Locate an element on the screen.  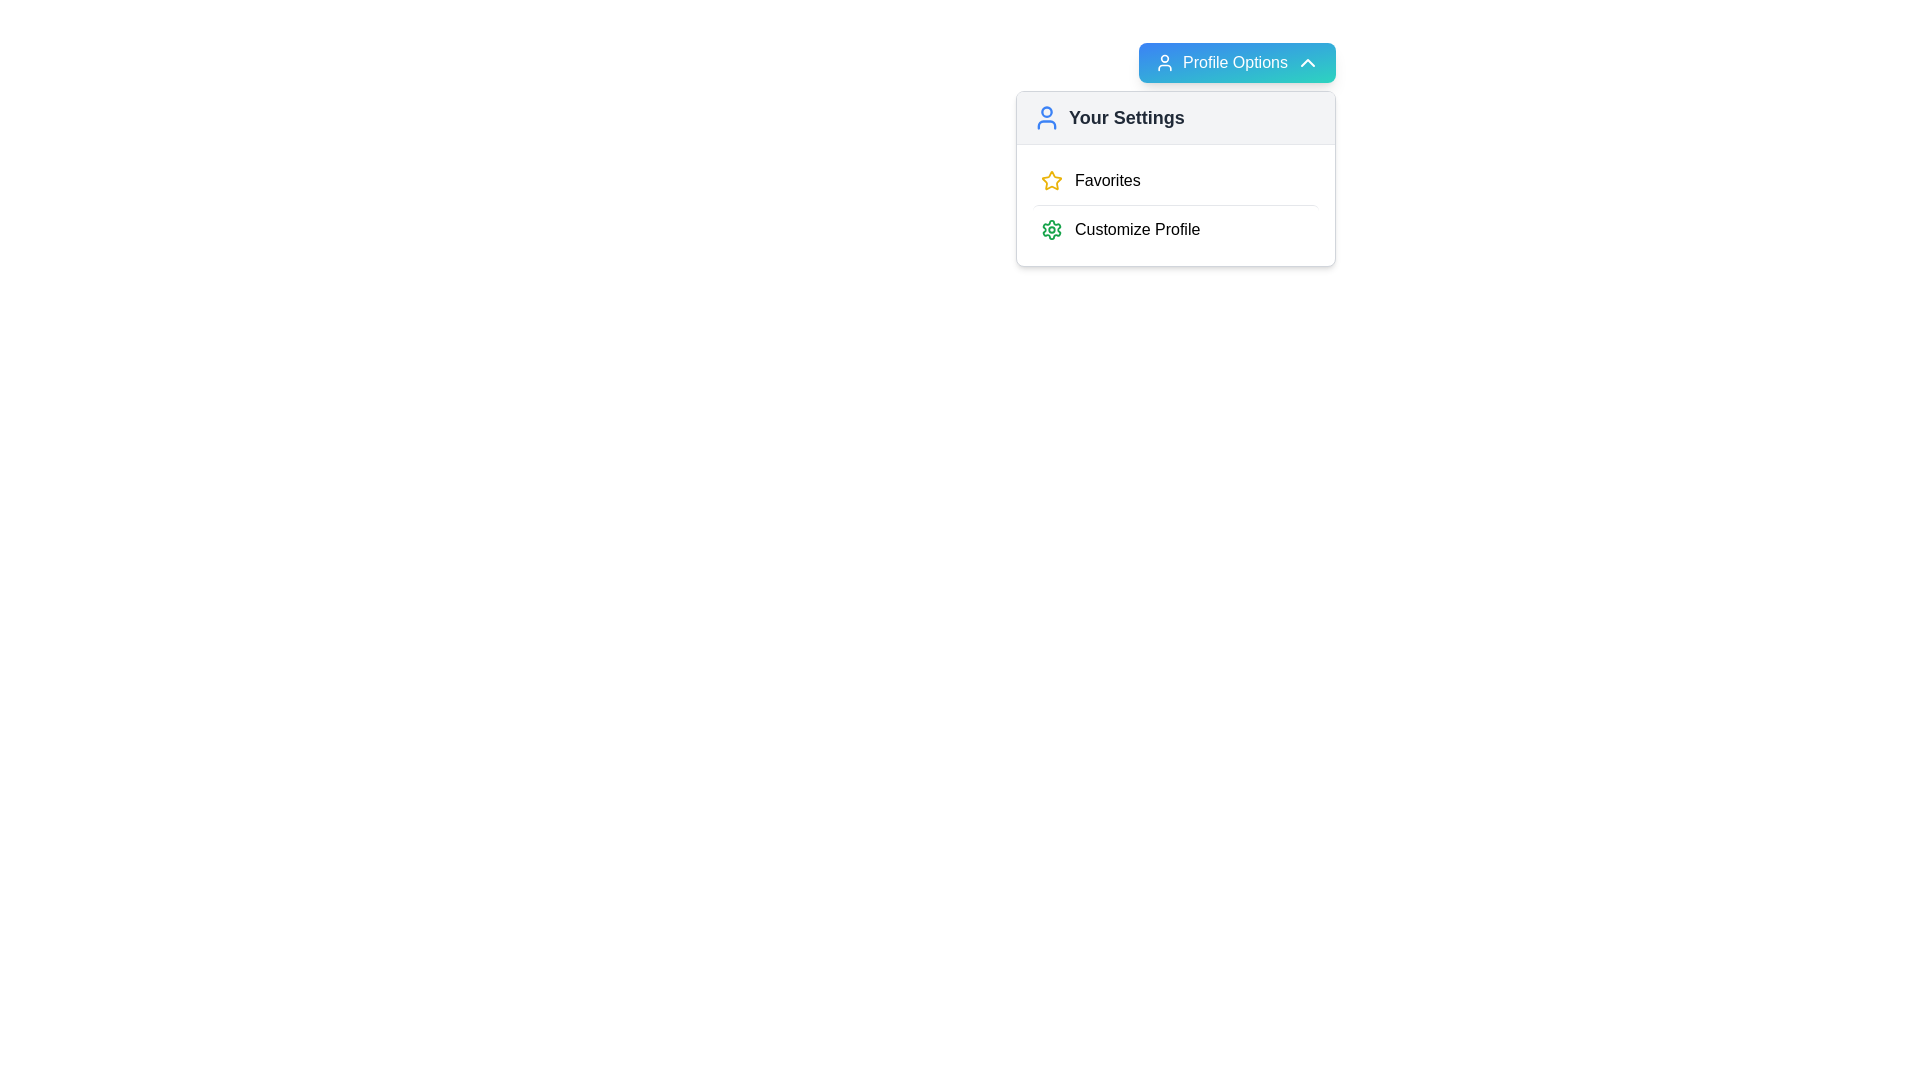
the profile customization settings label located in the dropdown menu titled 'Your Settings', which is the second item beneath 'Favorites' and follows a gear icon is located at coordinates (1137, 229).